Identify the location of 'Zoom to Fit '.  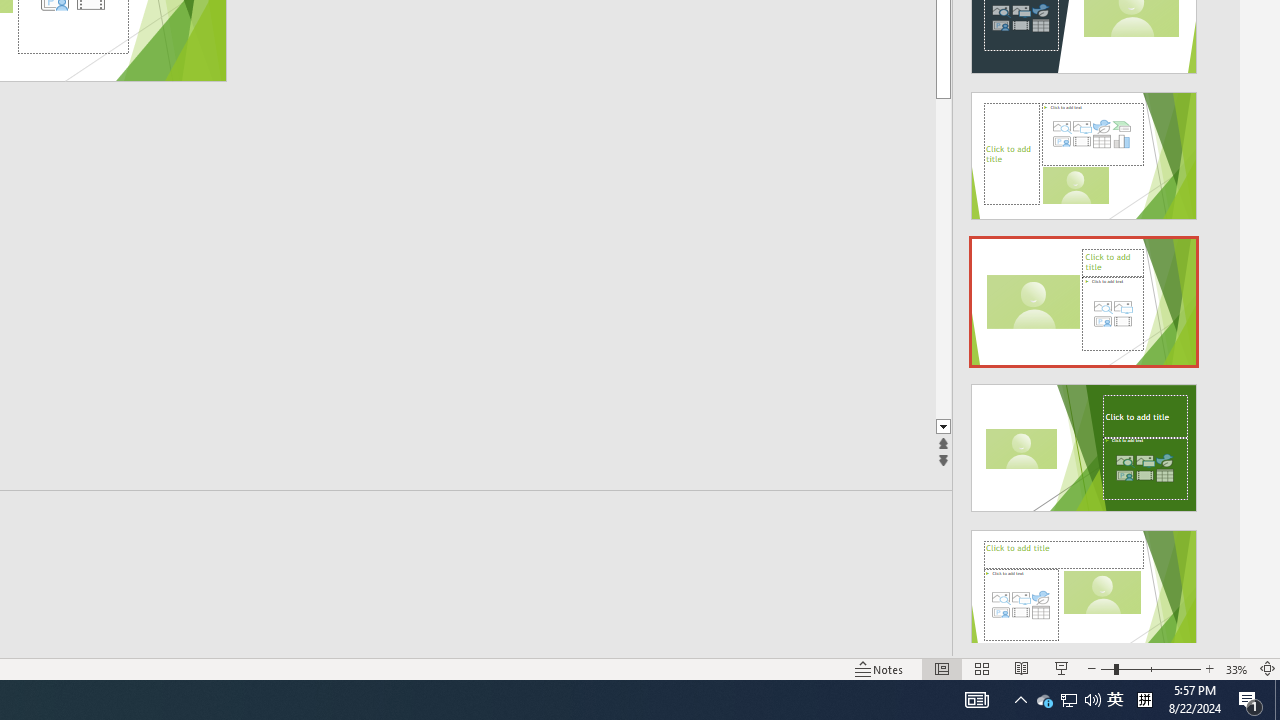
(1266, 669).